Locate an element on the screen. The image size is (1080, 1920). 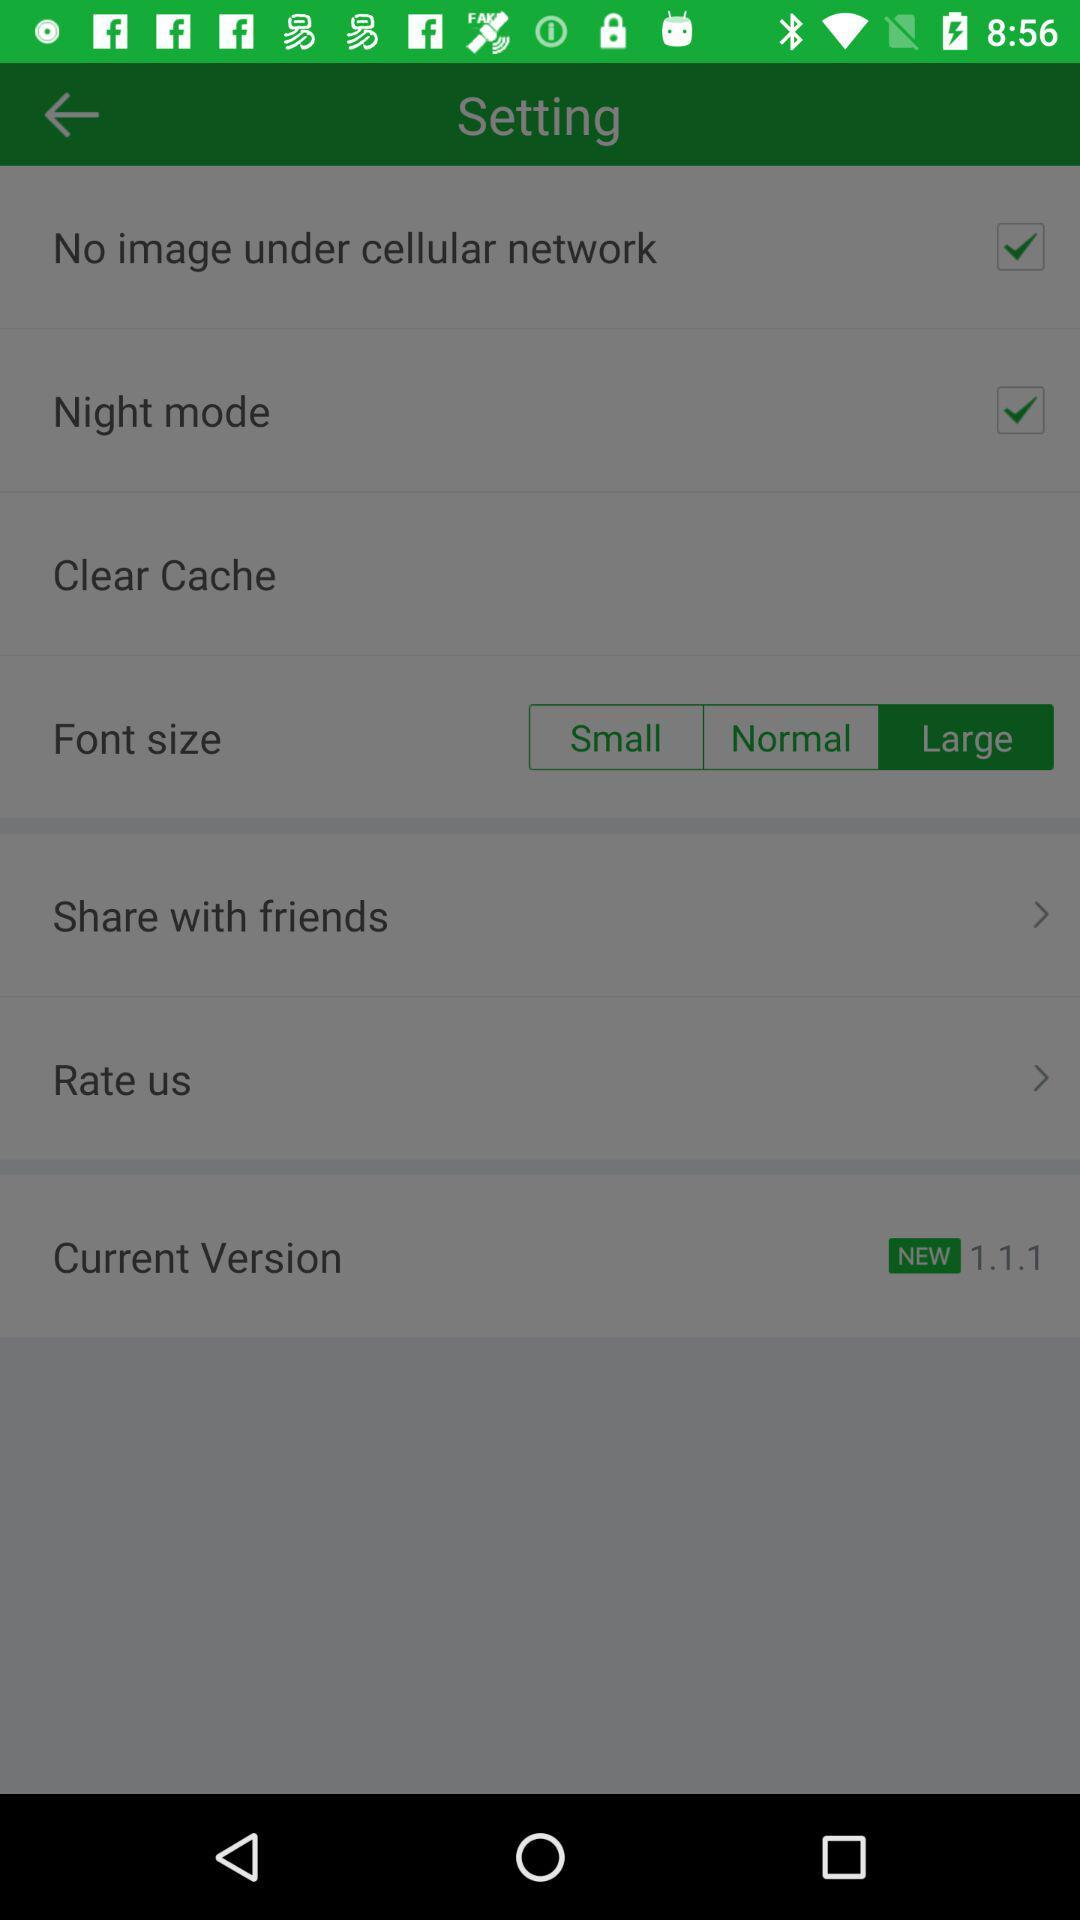
the item below the clear cache app is located at coordinates (965, 736).